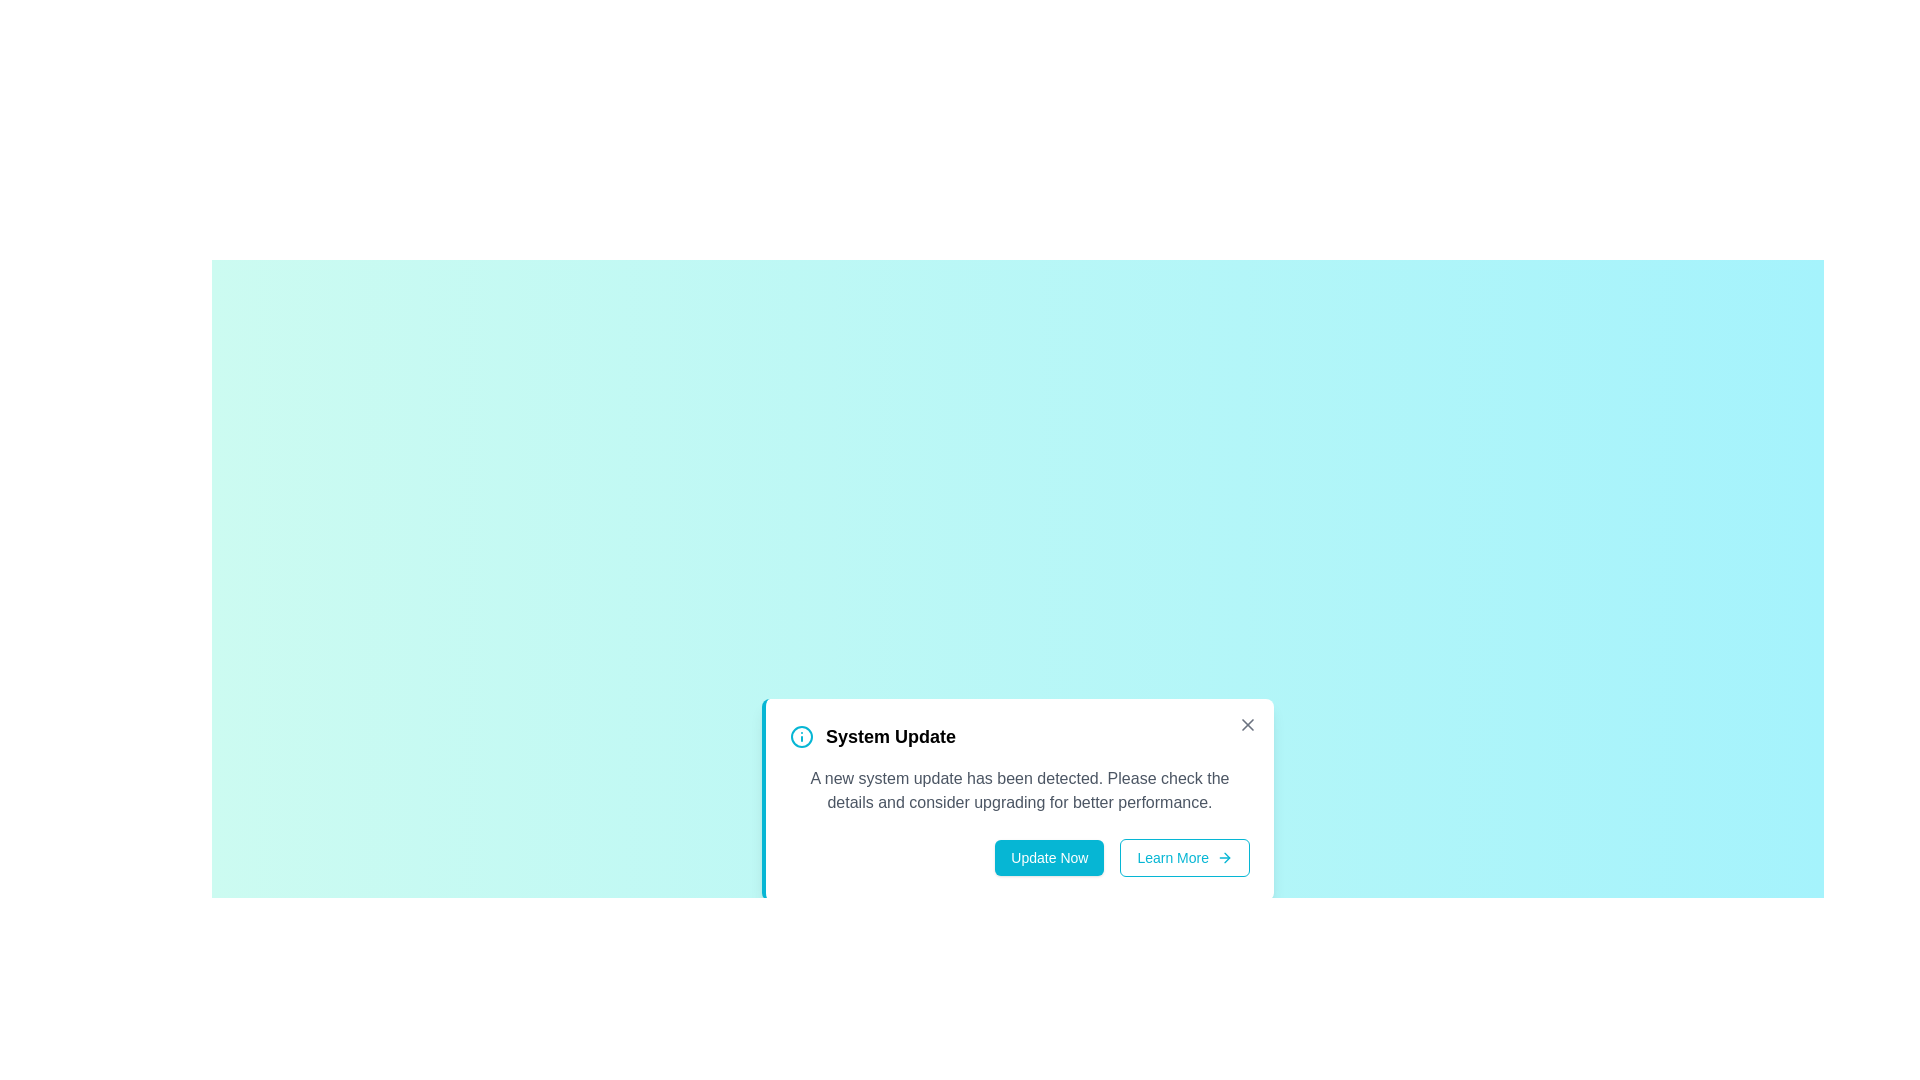  I want to click on the information icon to view its details, so click(801, 736).